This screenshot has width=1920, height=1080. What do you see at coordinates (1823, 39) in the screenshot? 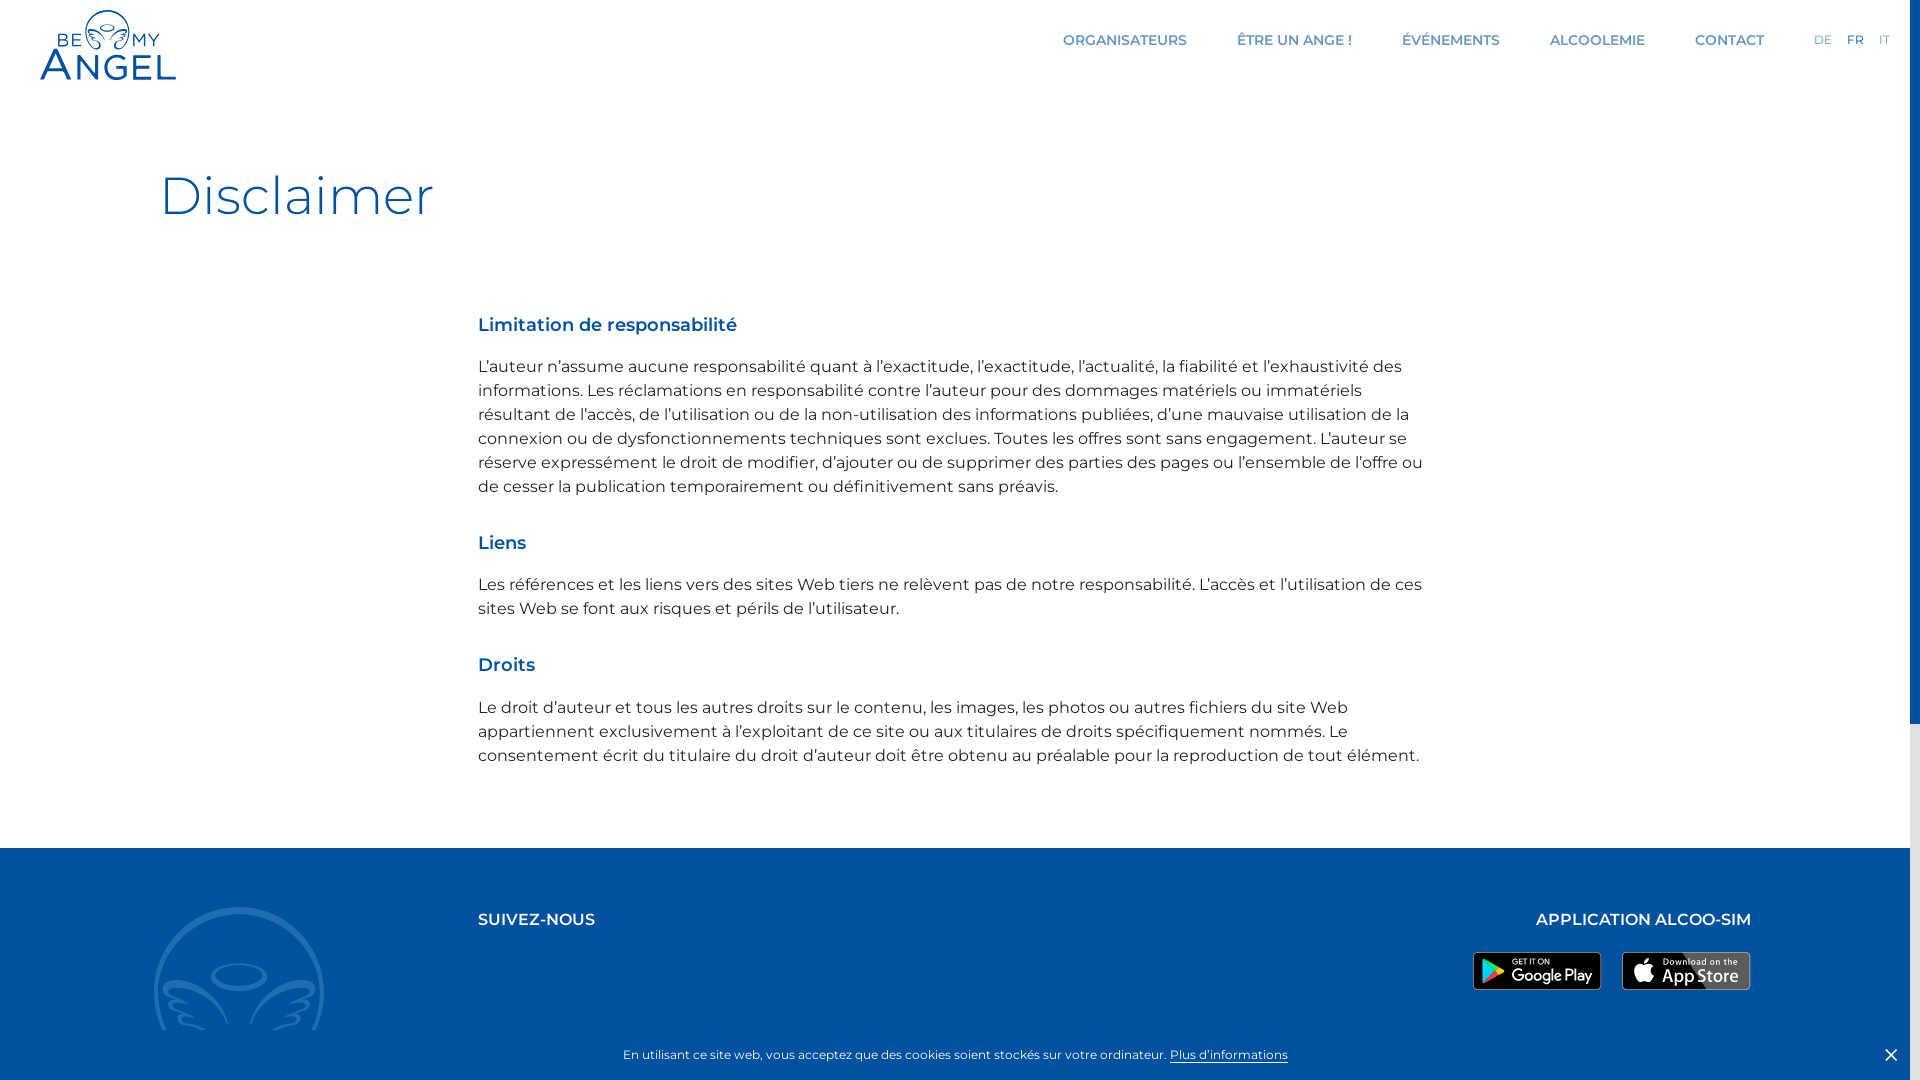
I see `'DE'` at bounding box center [1823, 39].